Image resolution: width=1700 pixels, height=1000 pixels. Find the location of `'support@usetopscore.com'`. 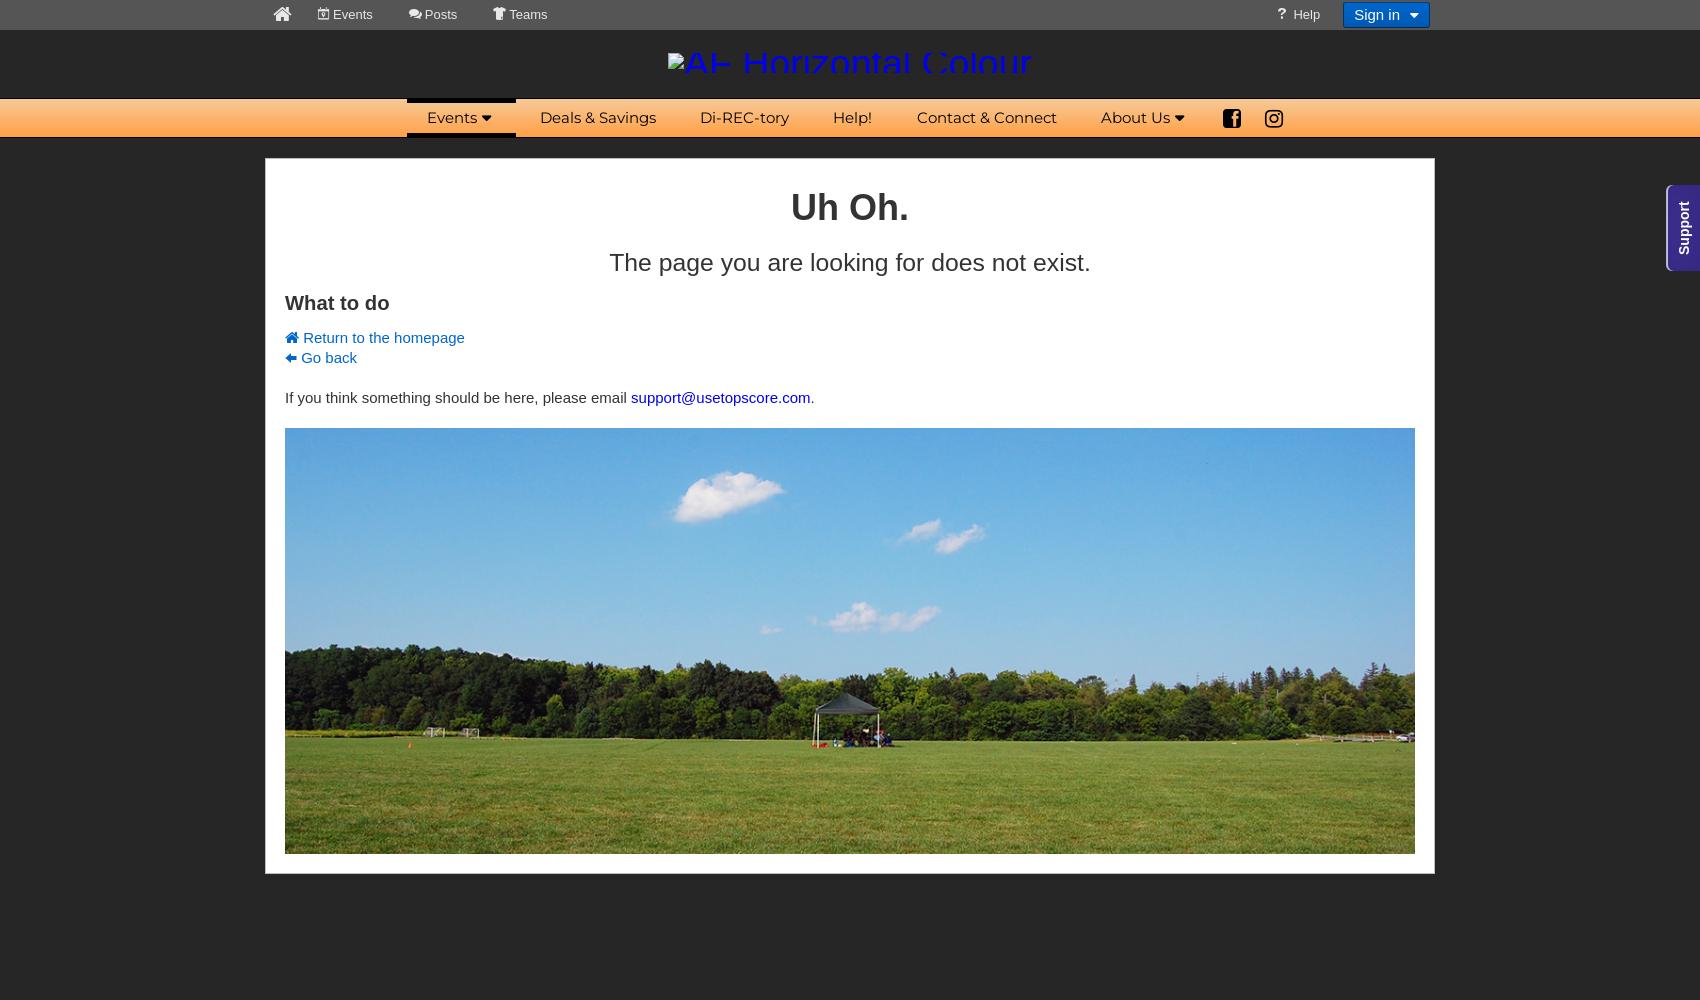

'support@usetopscore.com' is located at coordinates (720, 397).